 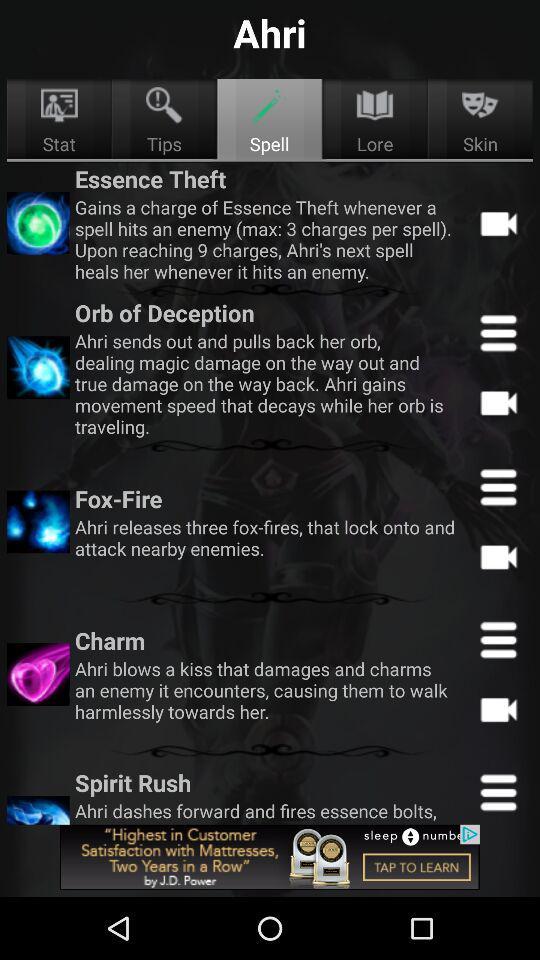 I want to click on record video, so click(x=497, y=556).